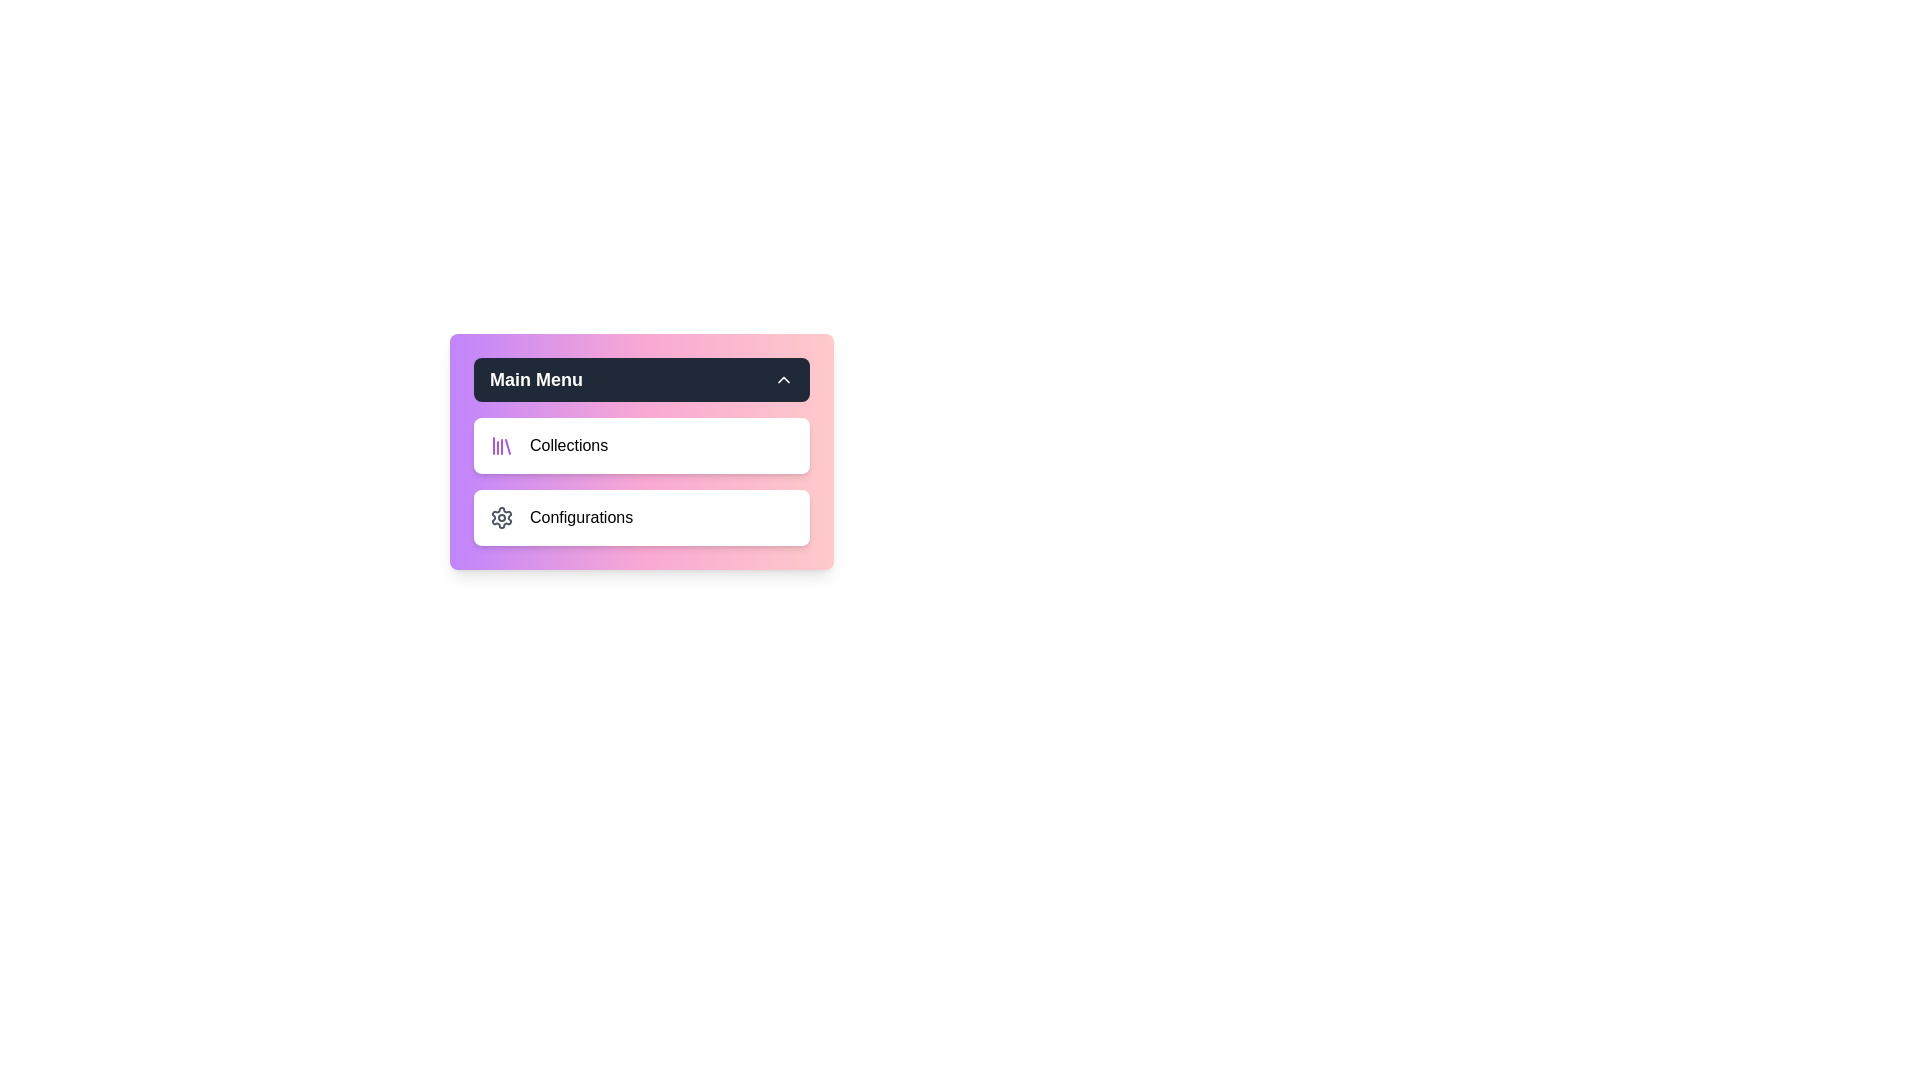  I want to click on the gear-shaped settings icon located at the bottom right of the 'Configurations' option in the menu, so click(502, 516).